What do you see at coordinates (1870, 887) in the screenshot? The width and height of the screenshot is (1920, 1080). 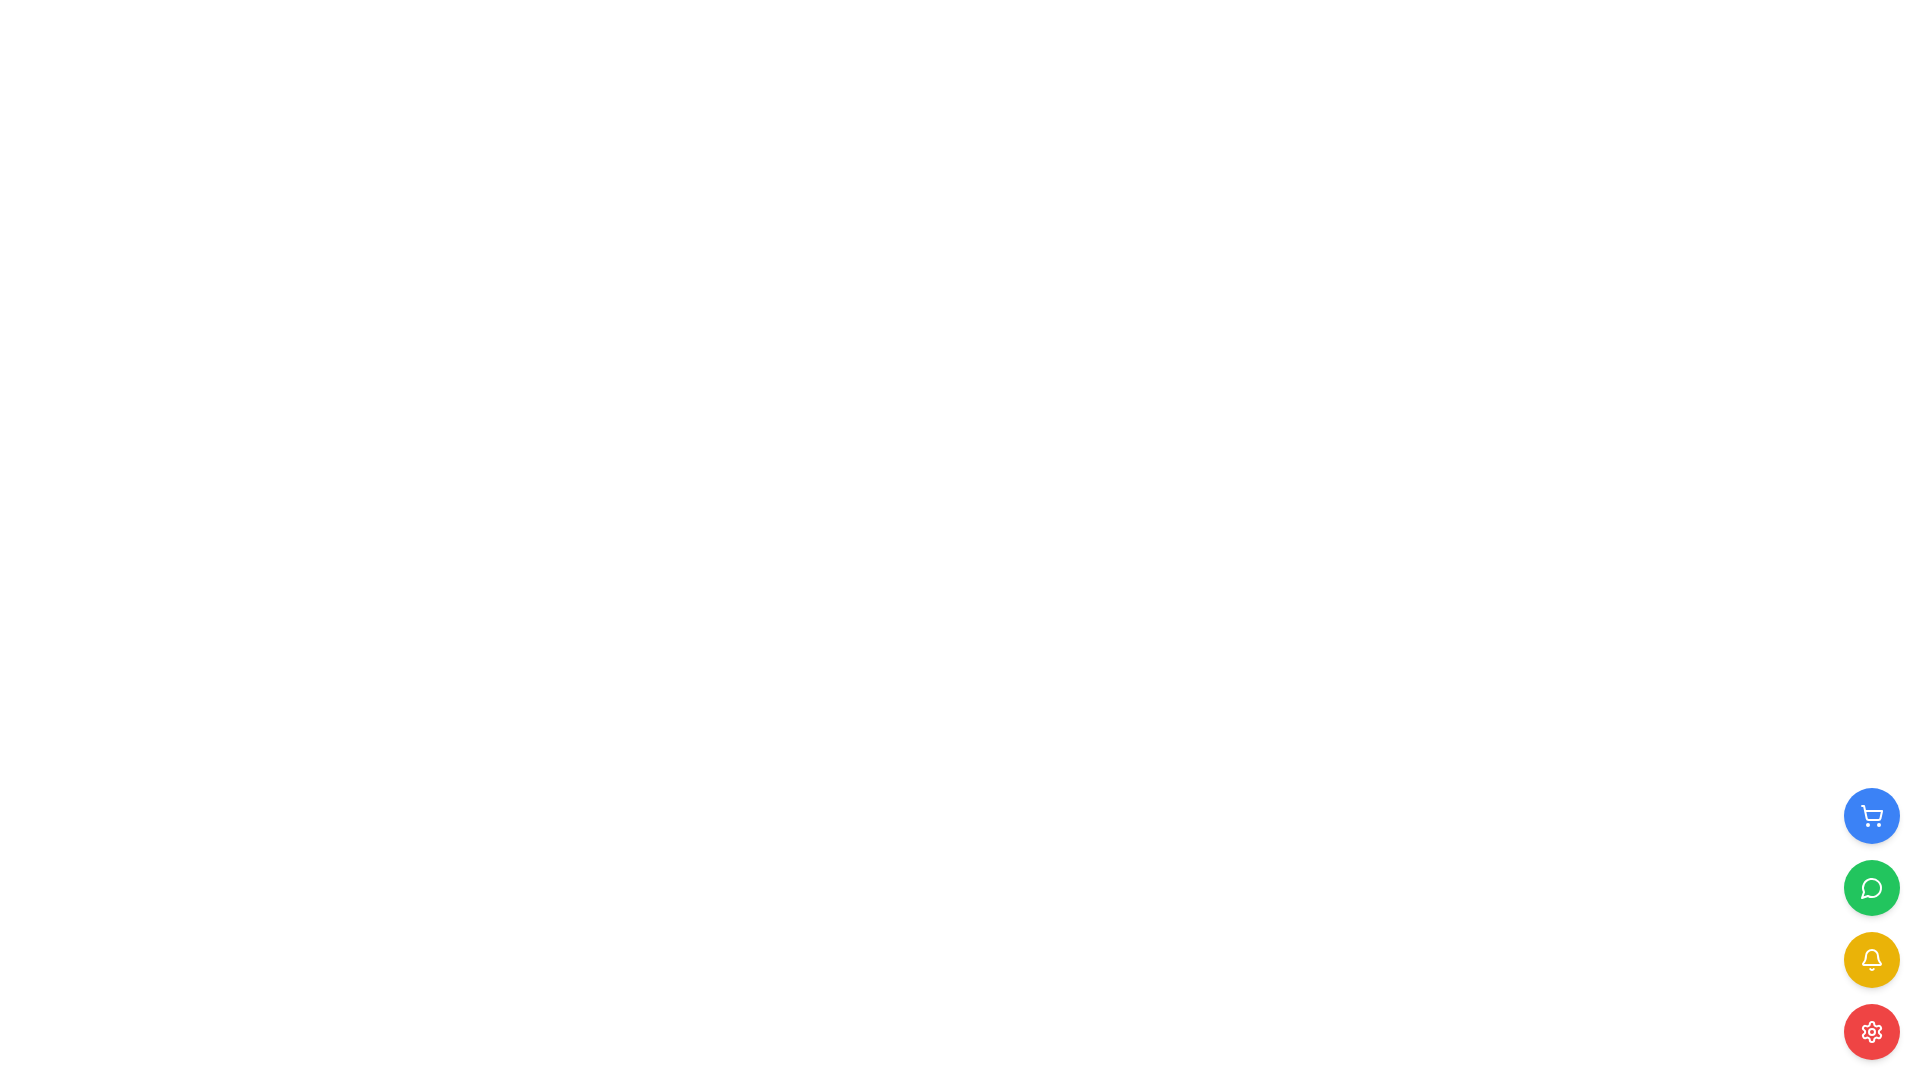 I see `the chat icon button, which is the second button from the top in the vertical button cluster` at bounding box center [1870, 887].